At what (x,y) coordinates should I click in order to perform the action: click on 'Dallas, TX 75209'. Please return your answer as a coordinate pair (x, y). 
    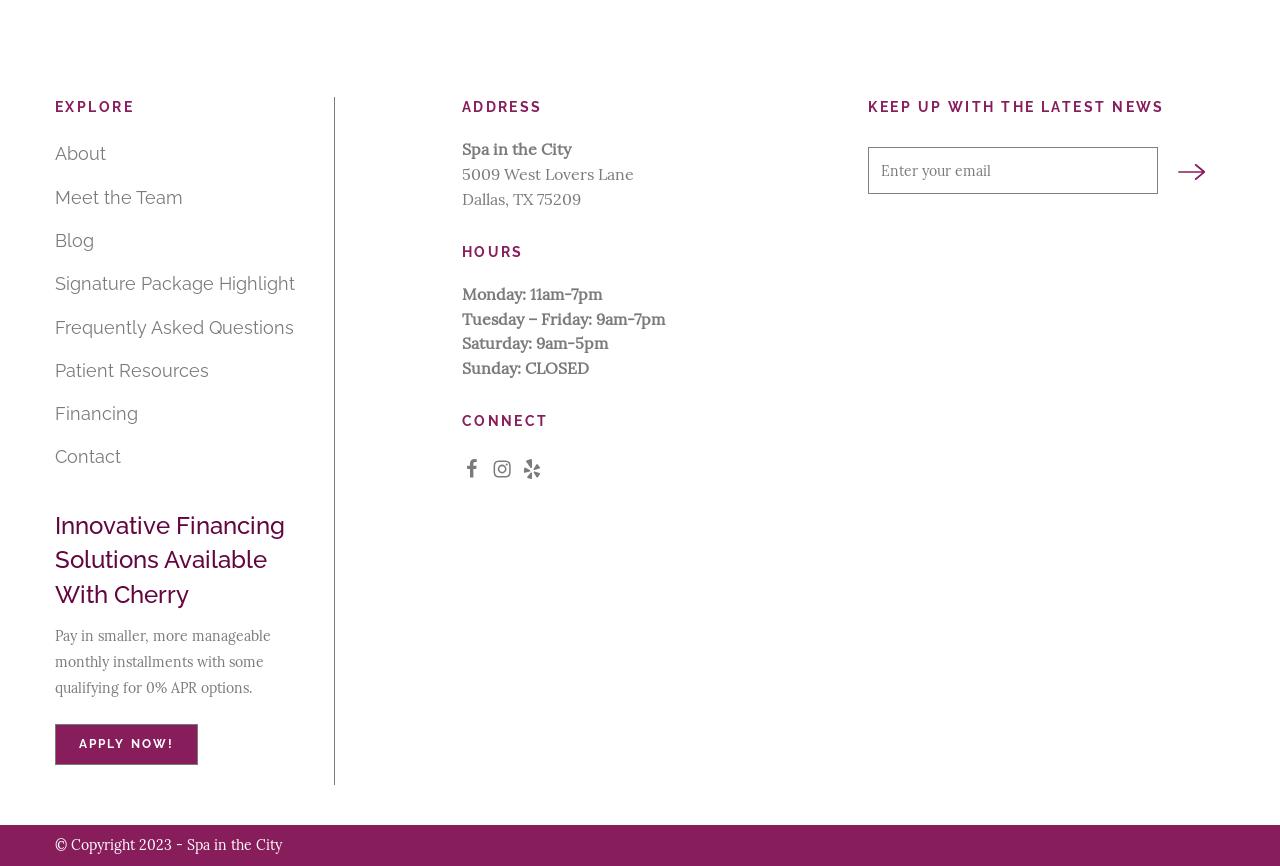
    Looking at the image, I should click on (520, 197).